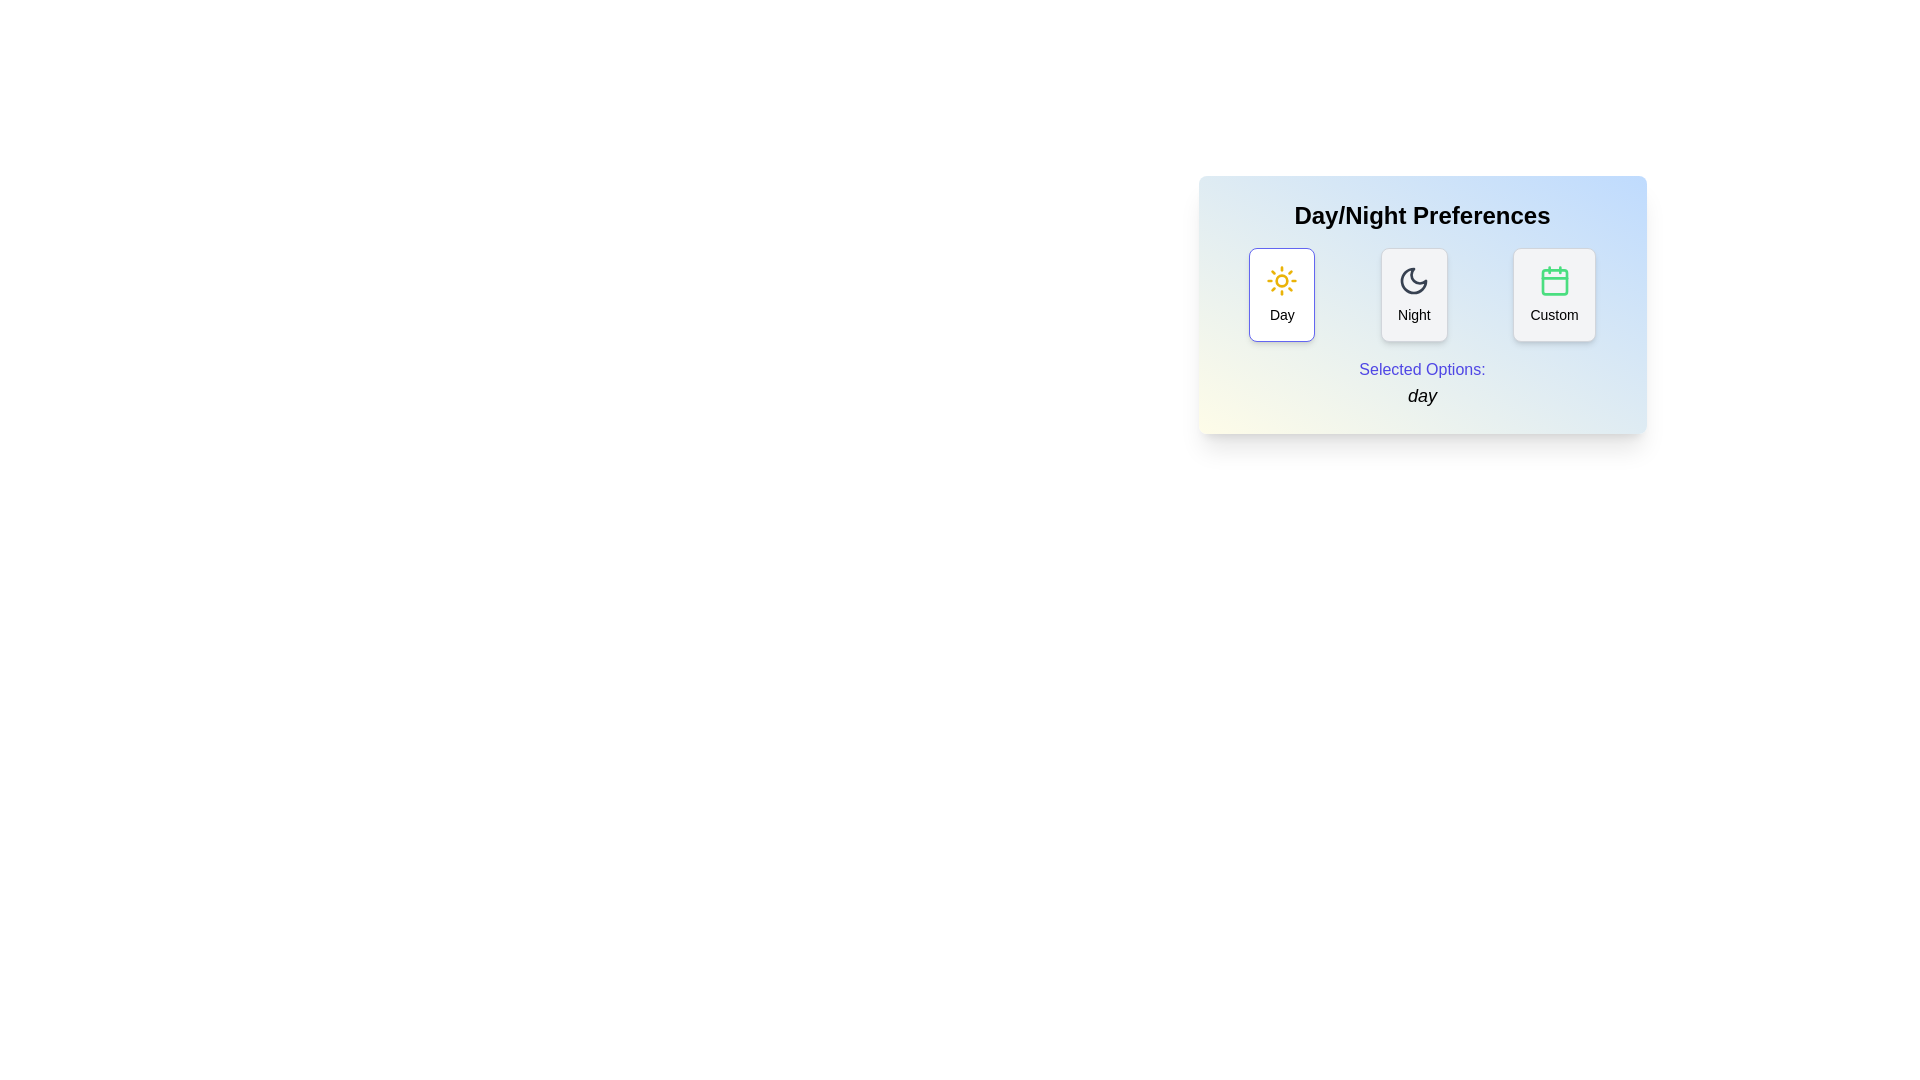 This screenshot has height=1080, width=1920. Describe the element at coordinates (1282, 294) in the screenshot. I see `the 'Day' button to toggle its selection` at that location.